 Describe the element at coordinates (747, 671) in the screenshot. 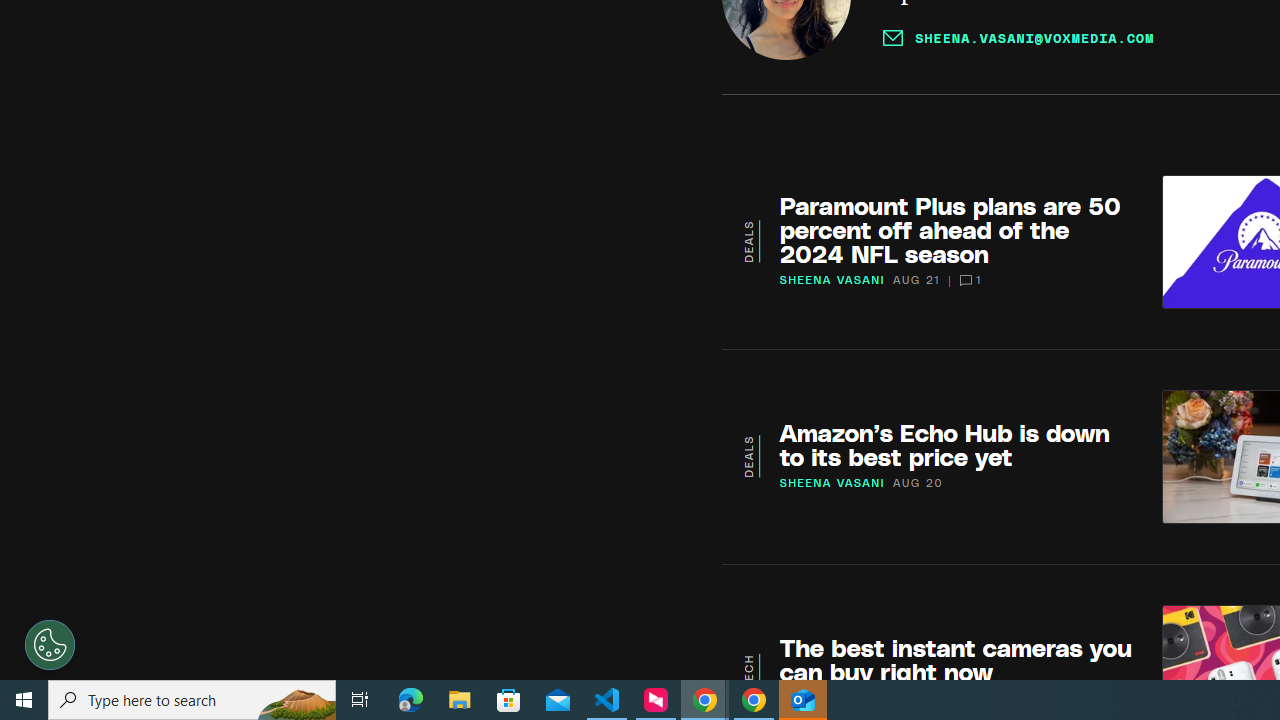

I see `'TECH'` at that location.